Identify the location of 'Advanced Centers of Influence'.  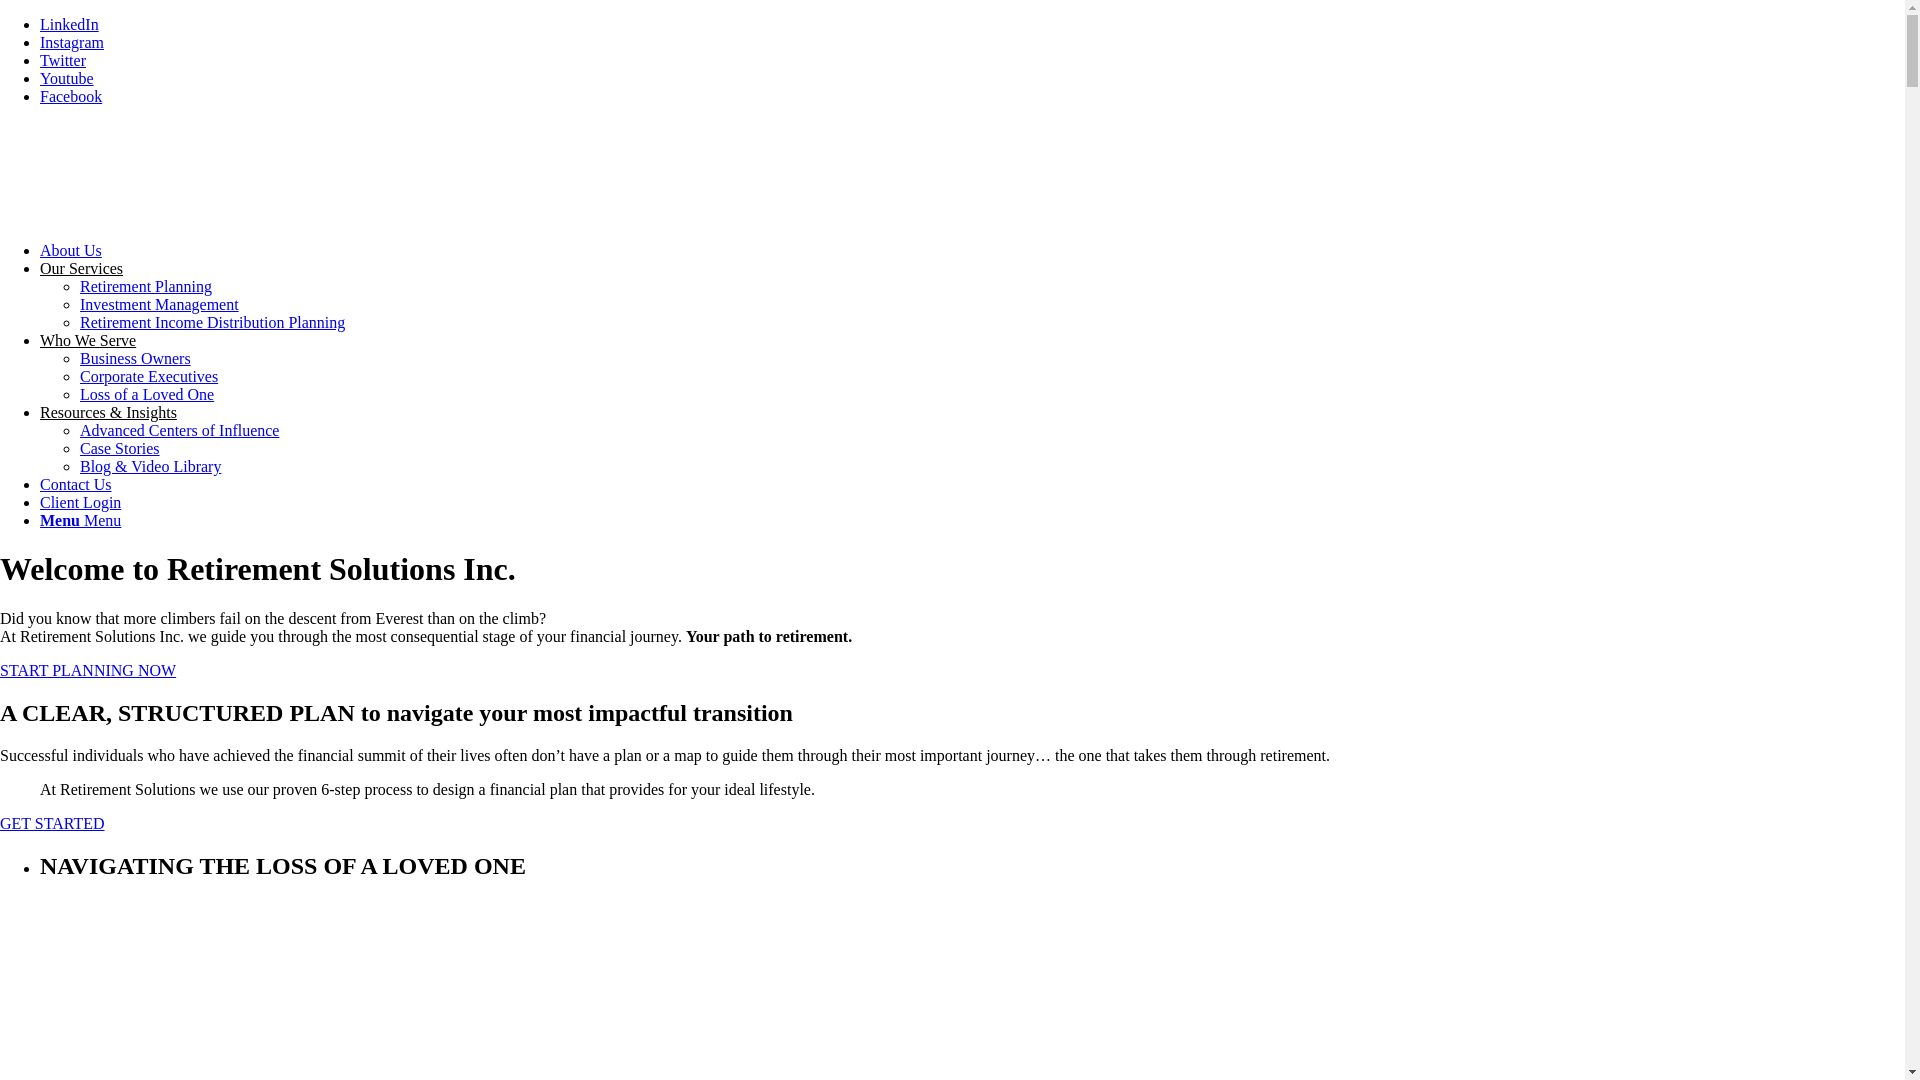
(80, 429).